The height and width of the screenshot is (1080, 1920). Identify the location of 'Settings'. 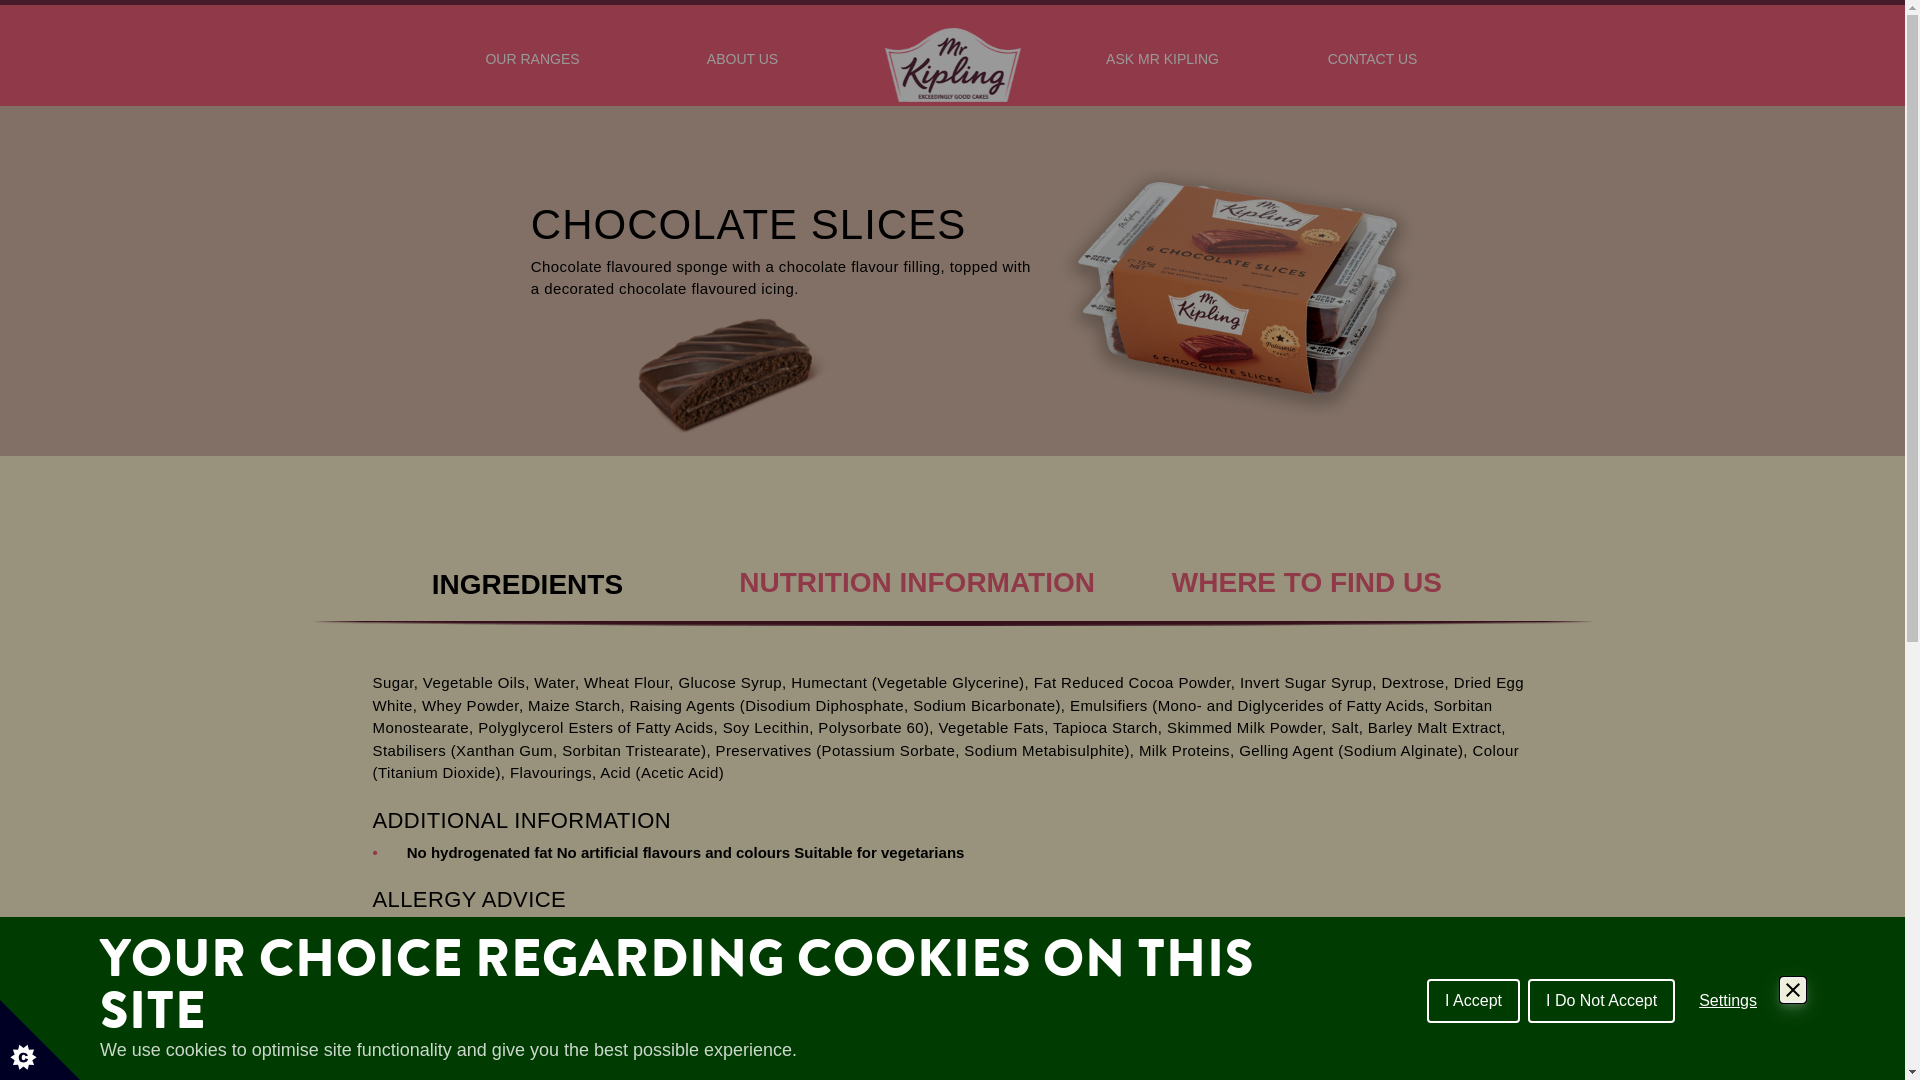
(1727, 999).